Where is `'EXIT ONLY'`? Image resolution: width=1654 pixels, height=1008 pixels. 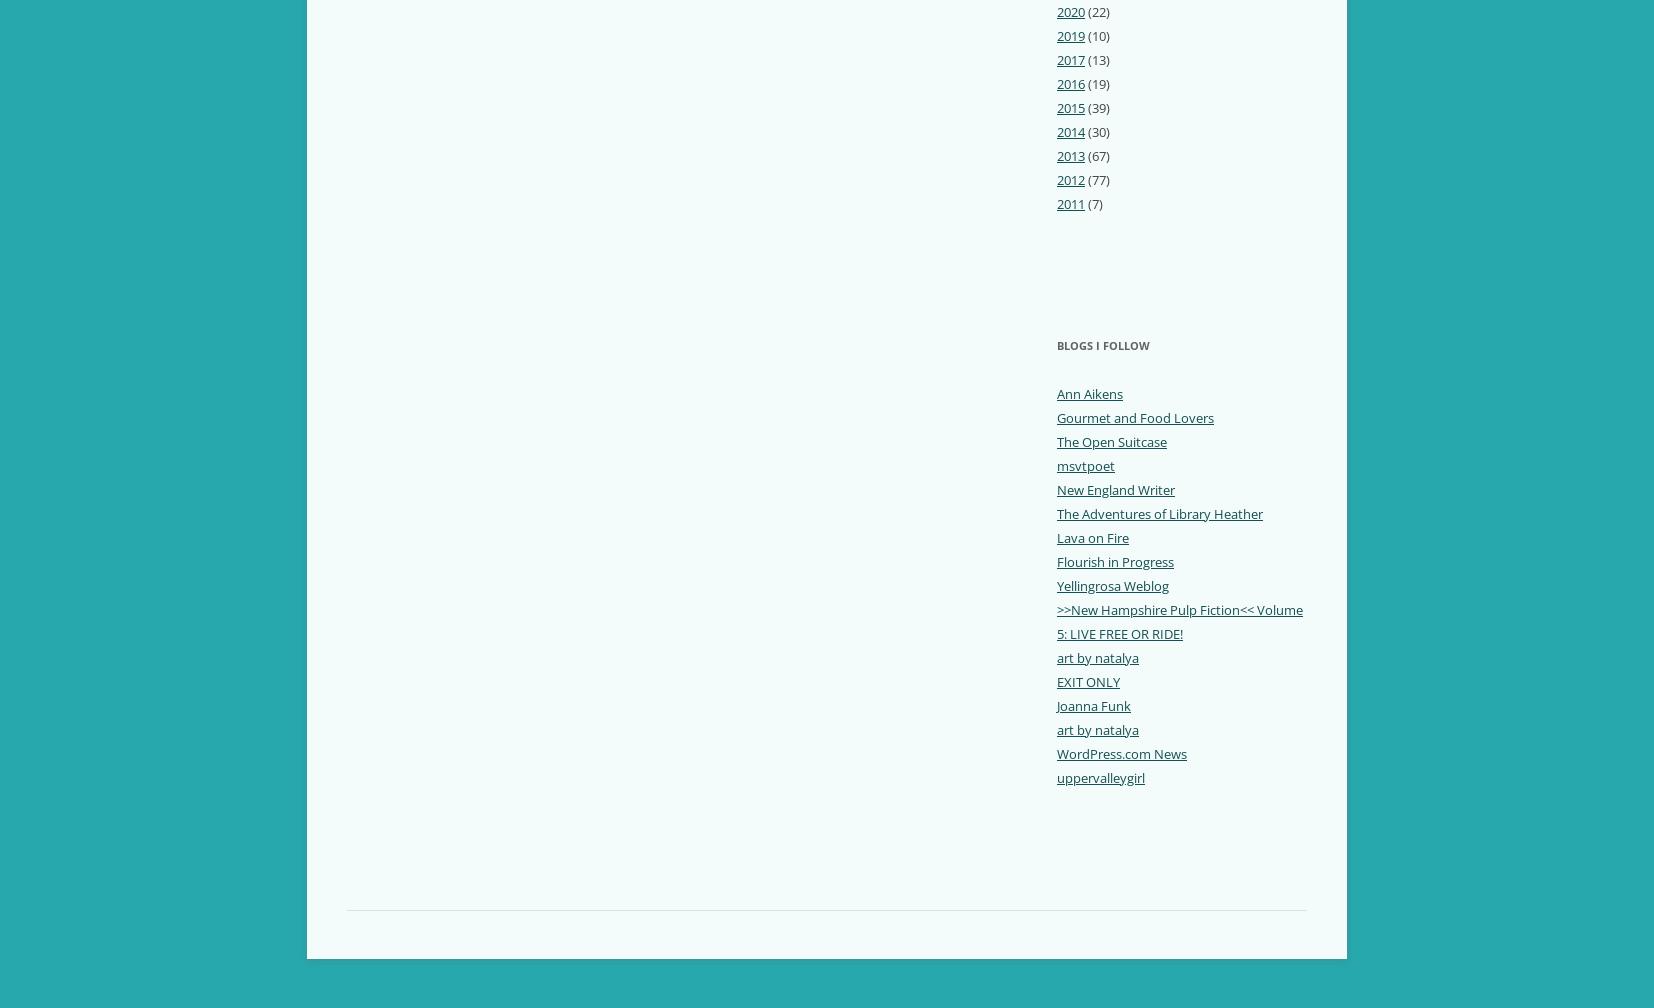
'EXIT ONLY' is located at coordinates (1087, 681).